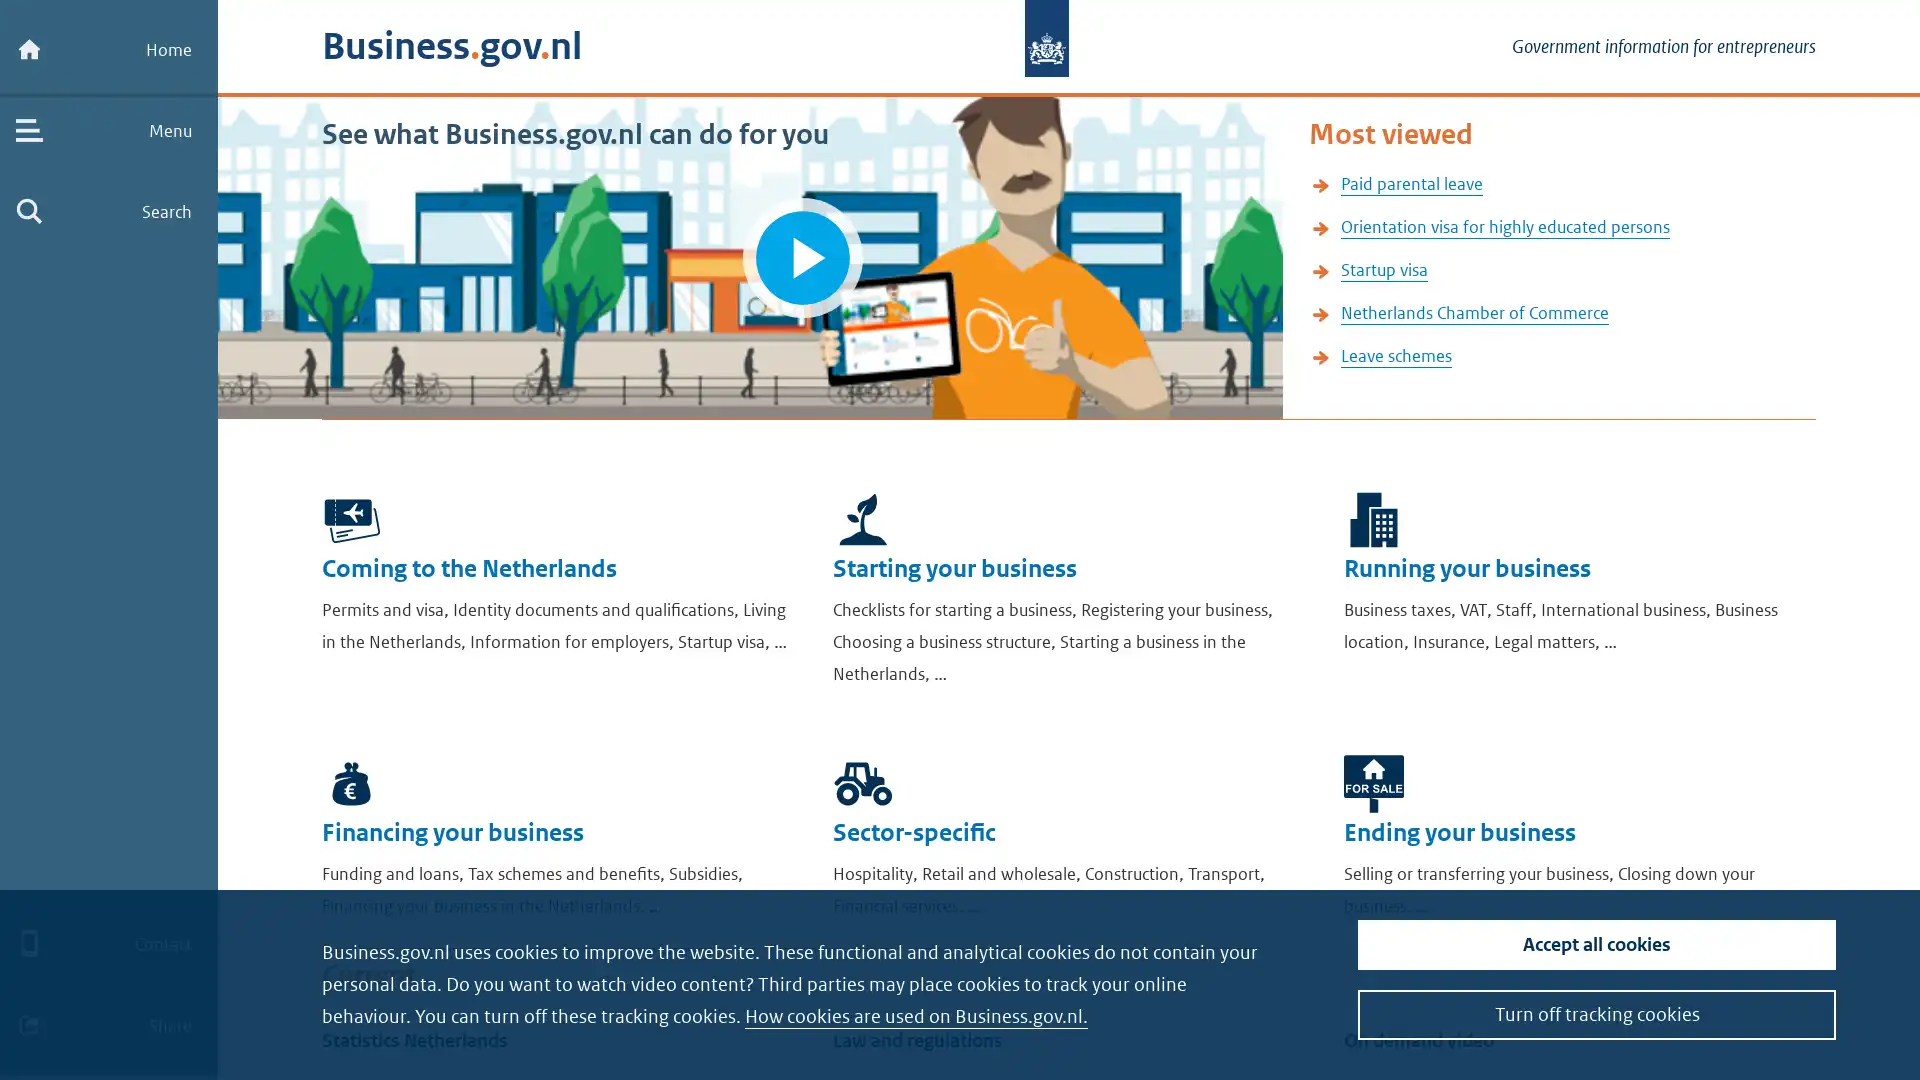 The image size is (1920, 1080). I want to click on Play video, so click(801, 257).